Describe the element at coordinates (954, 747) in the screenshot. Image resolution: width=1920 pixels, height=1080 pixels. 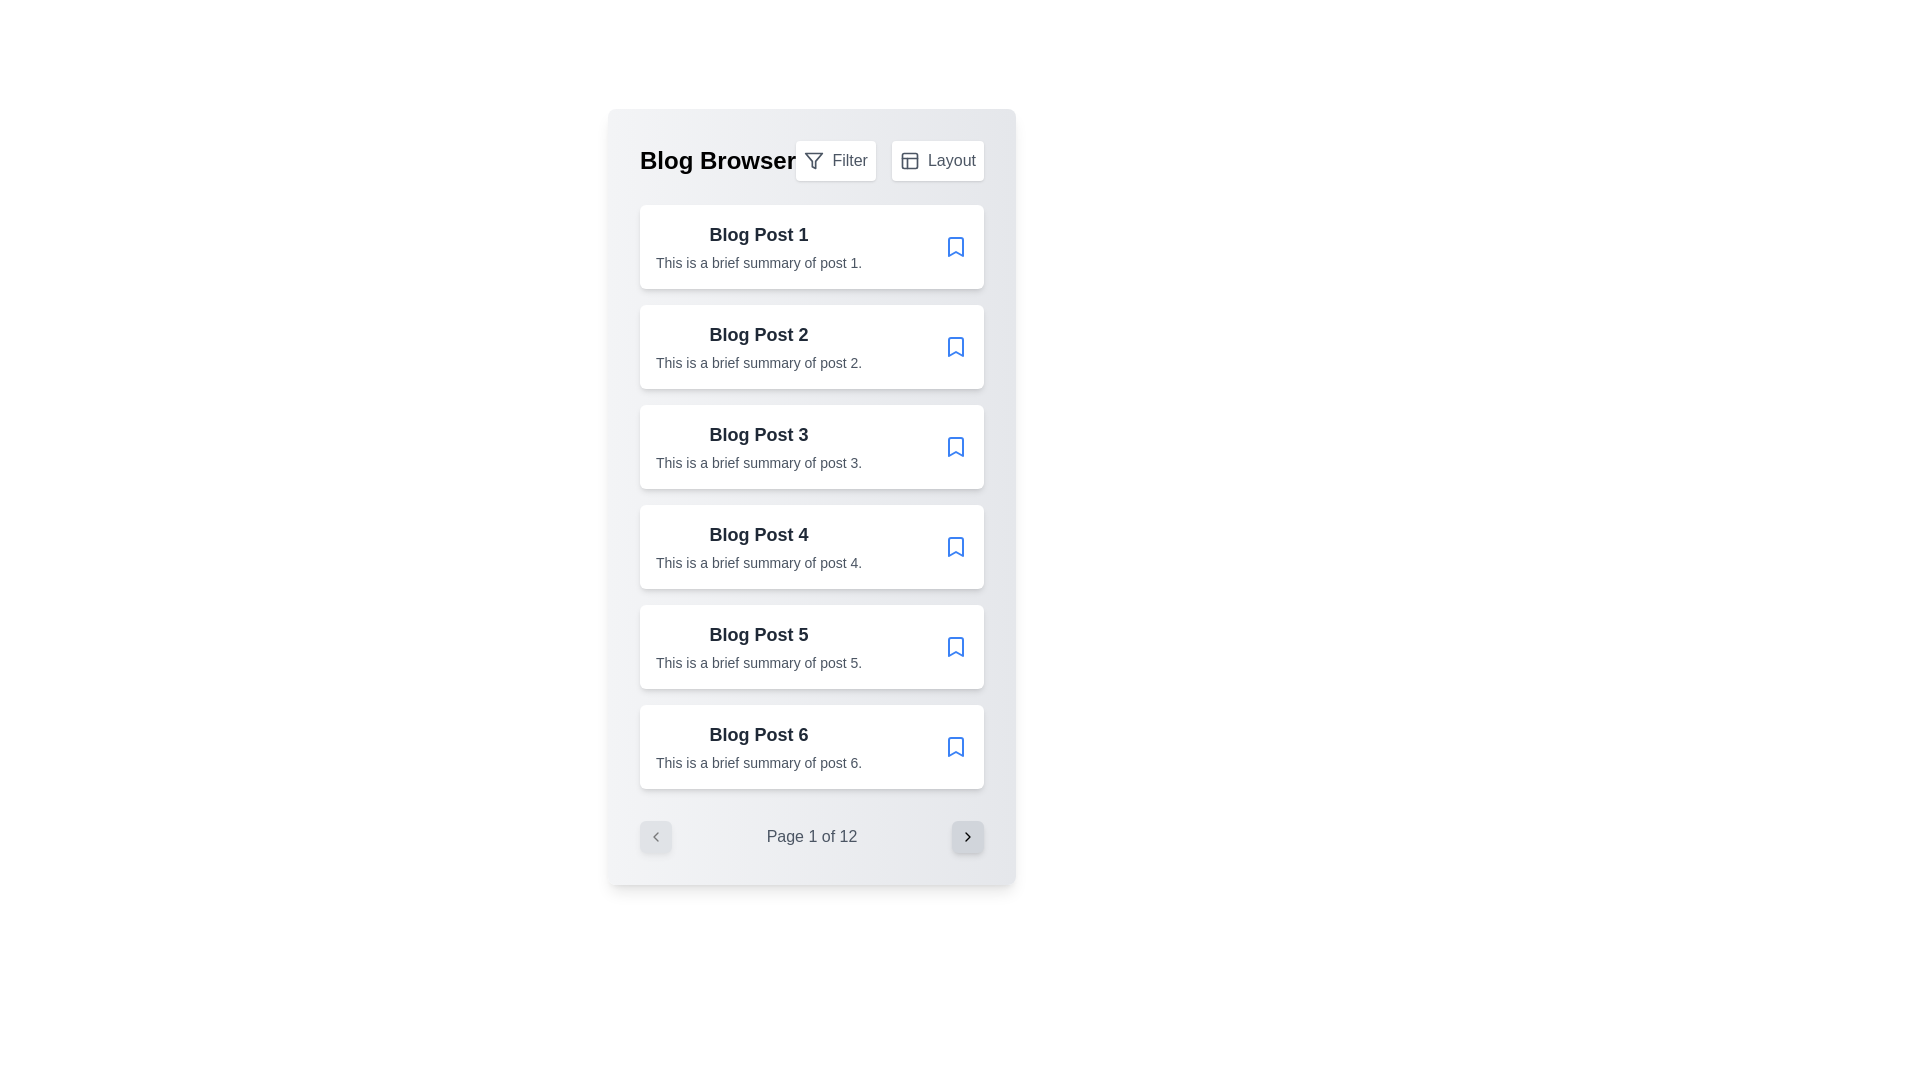
I see `the bookmark icon located to the far right of the sixth blog post entry, adjacent to the summary text 'This is a brief summary of post 6.'` at that location.